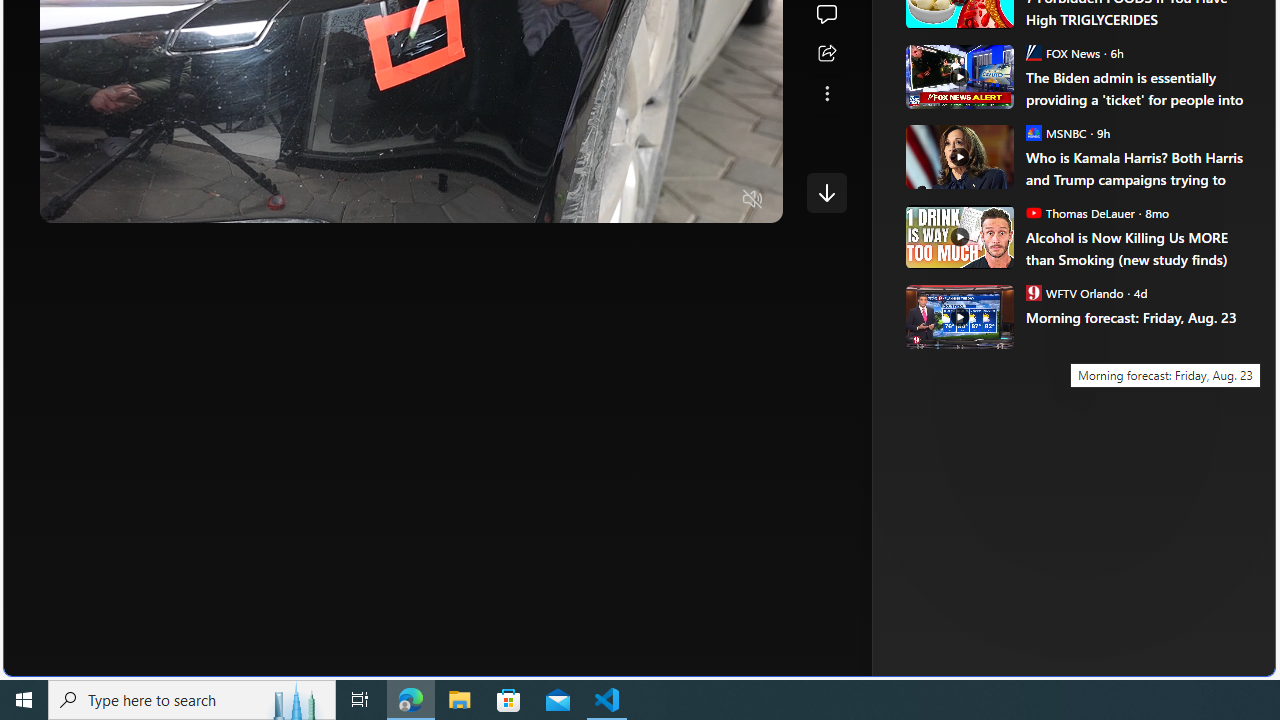 The image size is (1280, 720). I want to click on 'Seek Back', so click(109, 200).